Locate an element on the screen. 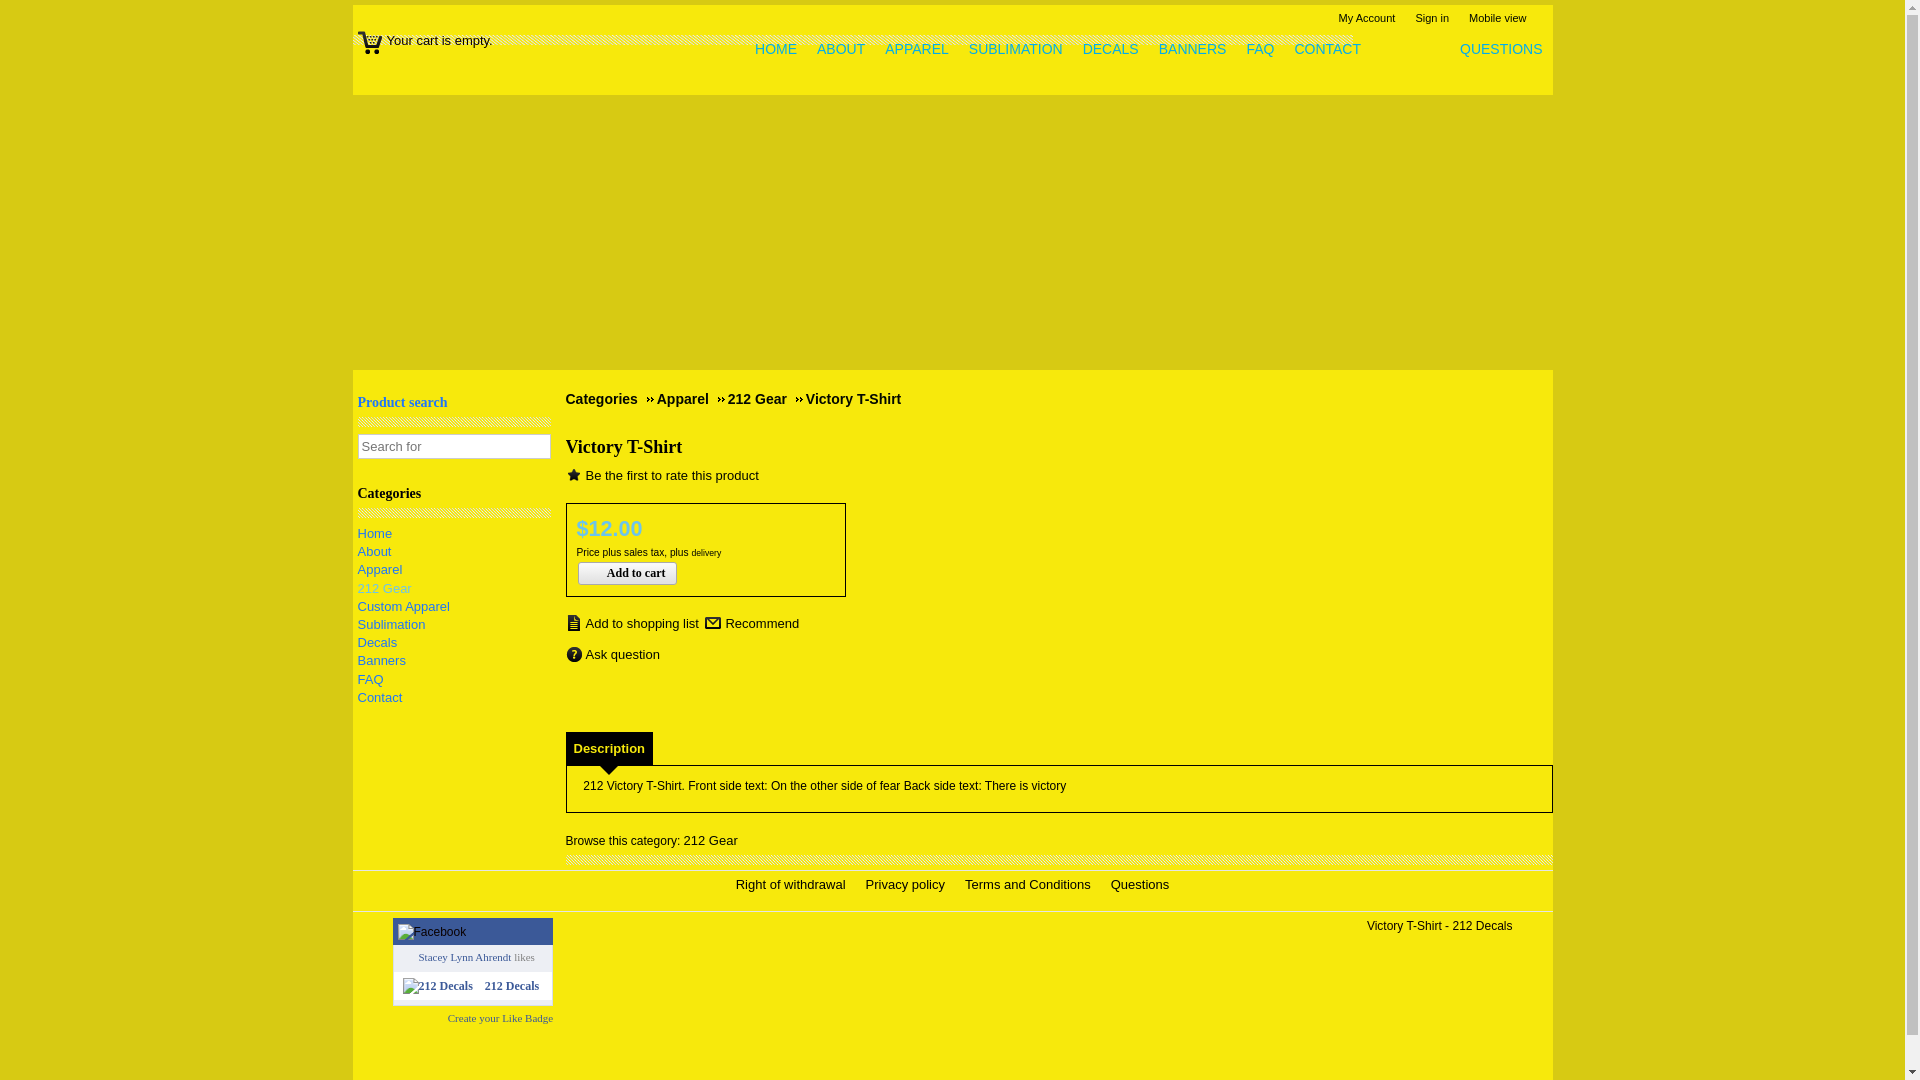 This screenshot has width=1920, height=1080. 'Custom Apparel' is located at coordinates (403, 605).